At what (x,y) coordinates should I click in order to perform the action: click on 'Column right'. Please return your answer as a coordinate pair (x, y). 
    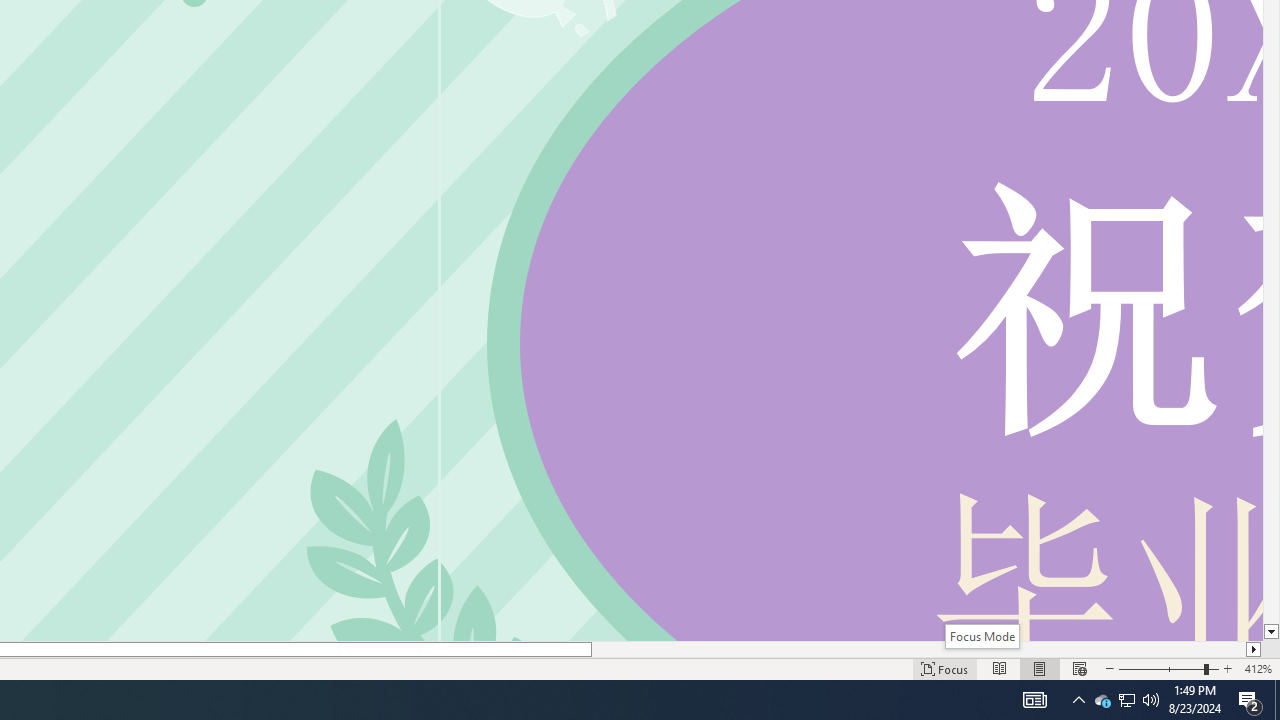
    Looking at the image, I should click on (1253, 649).